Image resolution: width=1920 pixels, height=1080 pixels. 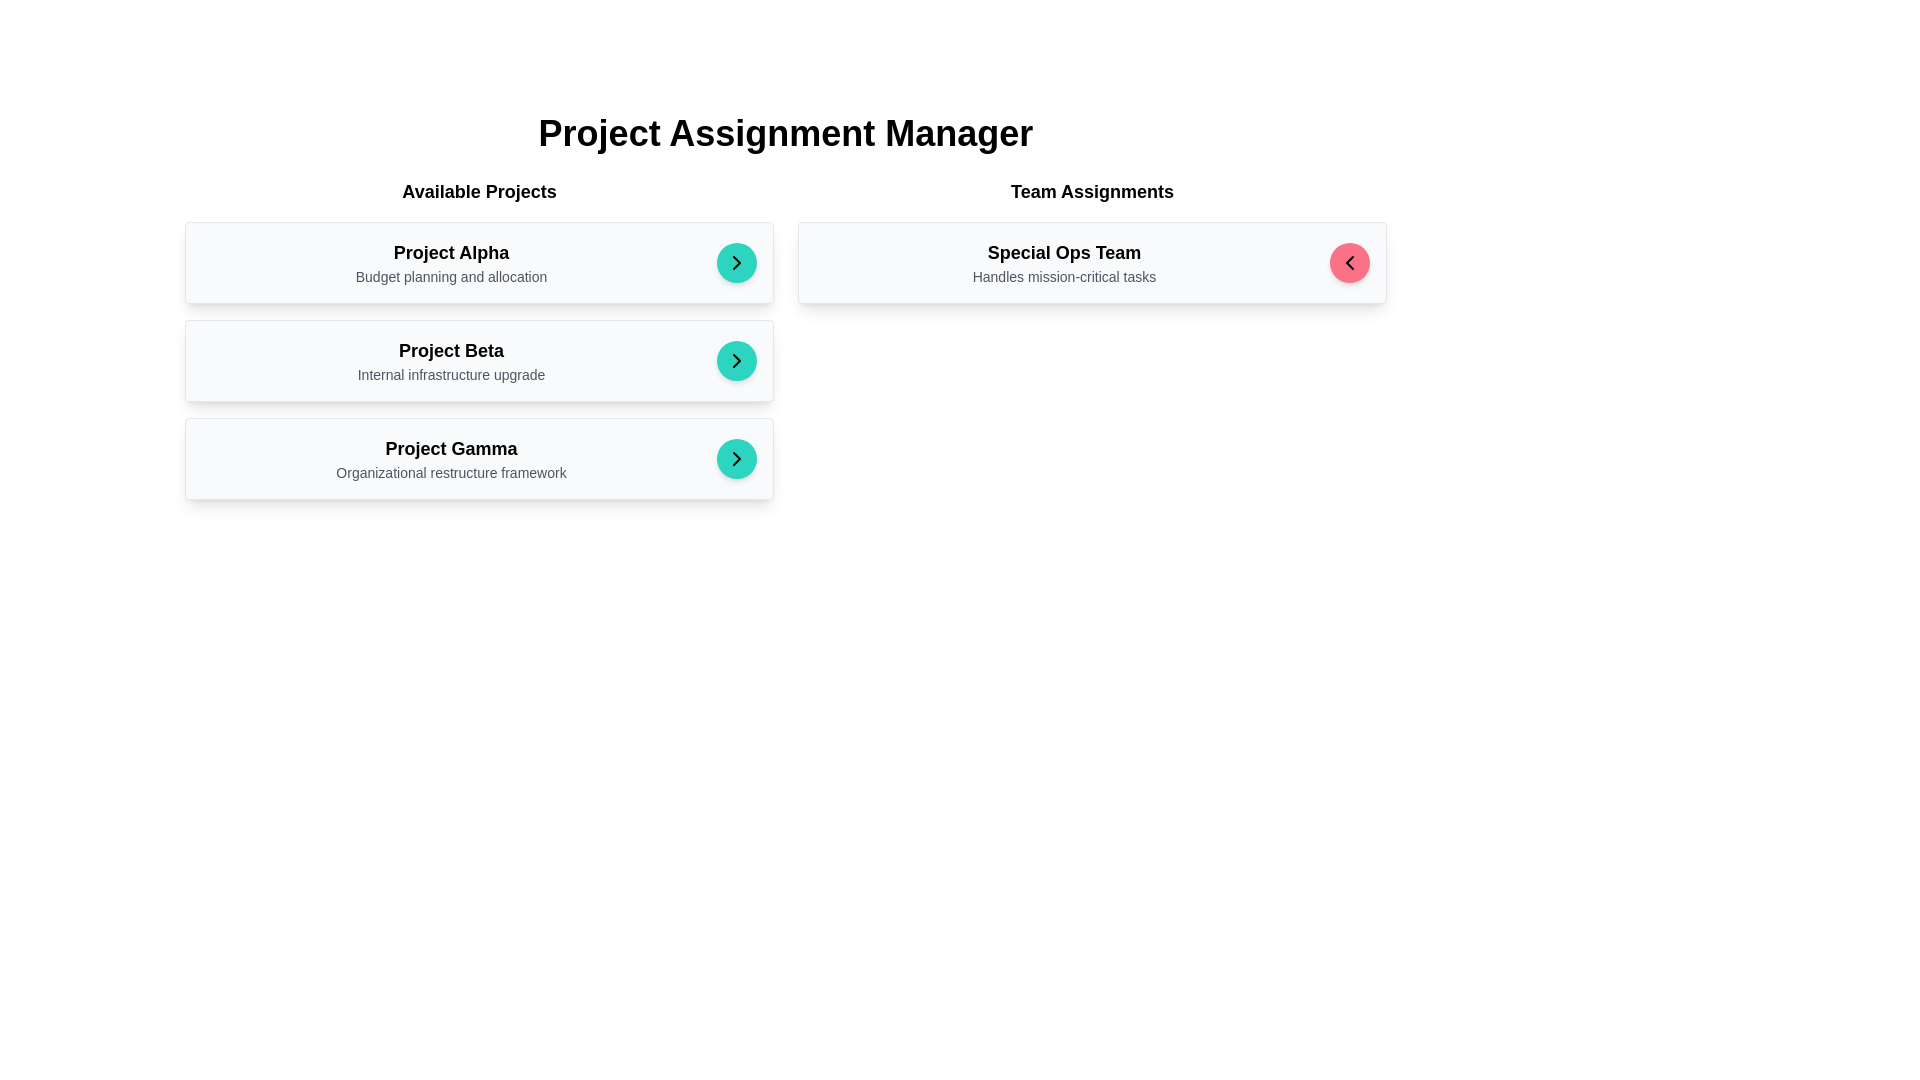 I want to click on the circular button associated with 'Project Gamma' in the 'Available Projects' list, so click(x=736, y=459).